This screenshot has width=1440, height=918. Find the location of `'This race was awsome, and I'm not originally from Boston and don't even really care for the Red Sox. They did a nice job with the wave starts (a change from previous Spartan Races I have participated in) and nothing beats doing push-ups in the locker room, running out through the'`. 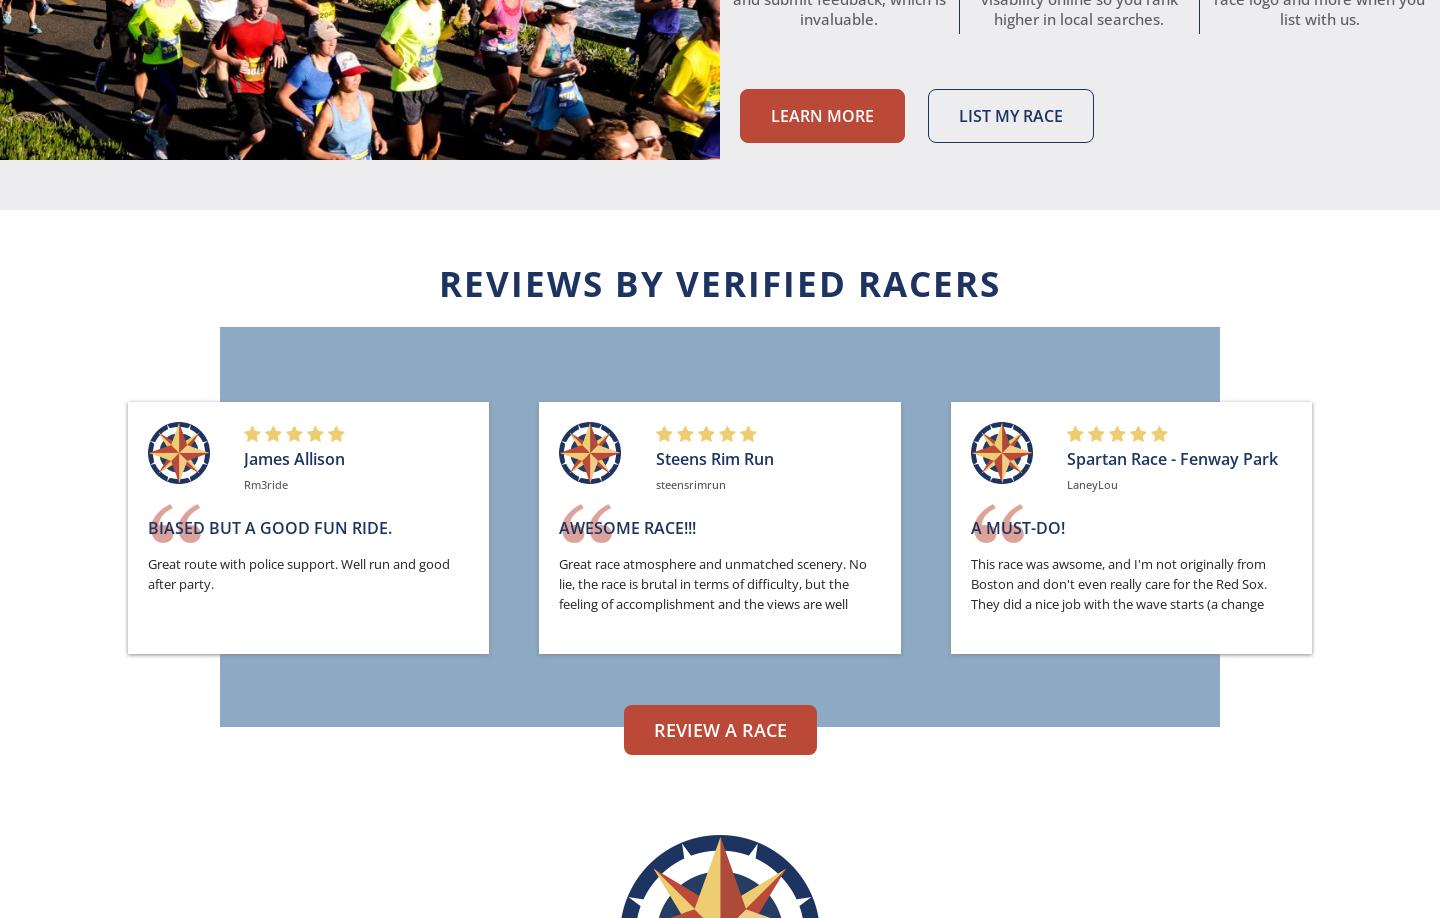

'This race was awsome, and I'm not originally from Boston and don't even really care for the Red Sox. They did a nice job with the wave starts (a change from previous Spartan Races I have participated in) and nothing beats doing push-ups in the locker room, running out through the' is located at coordinates (1128, 613).